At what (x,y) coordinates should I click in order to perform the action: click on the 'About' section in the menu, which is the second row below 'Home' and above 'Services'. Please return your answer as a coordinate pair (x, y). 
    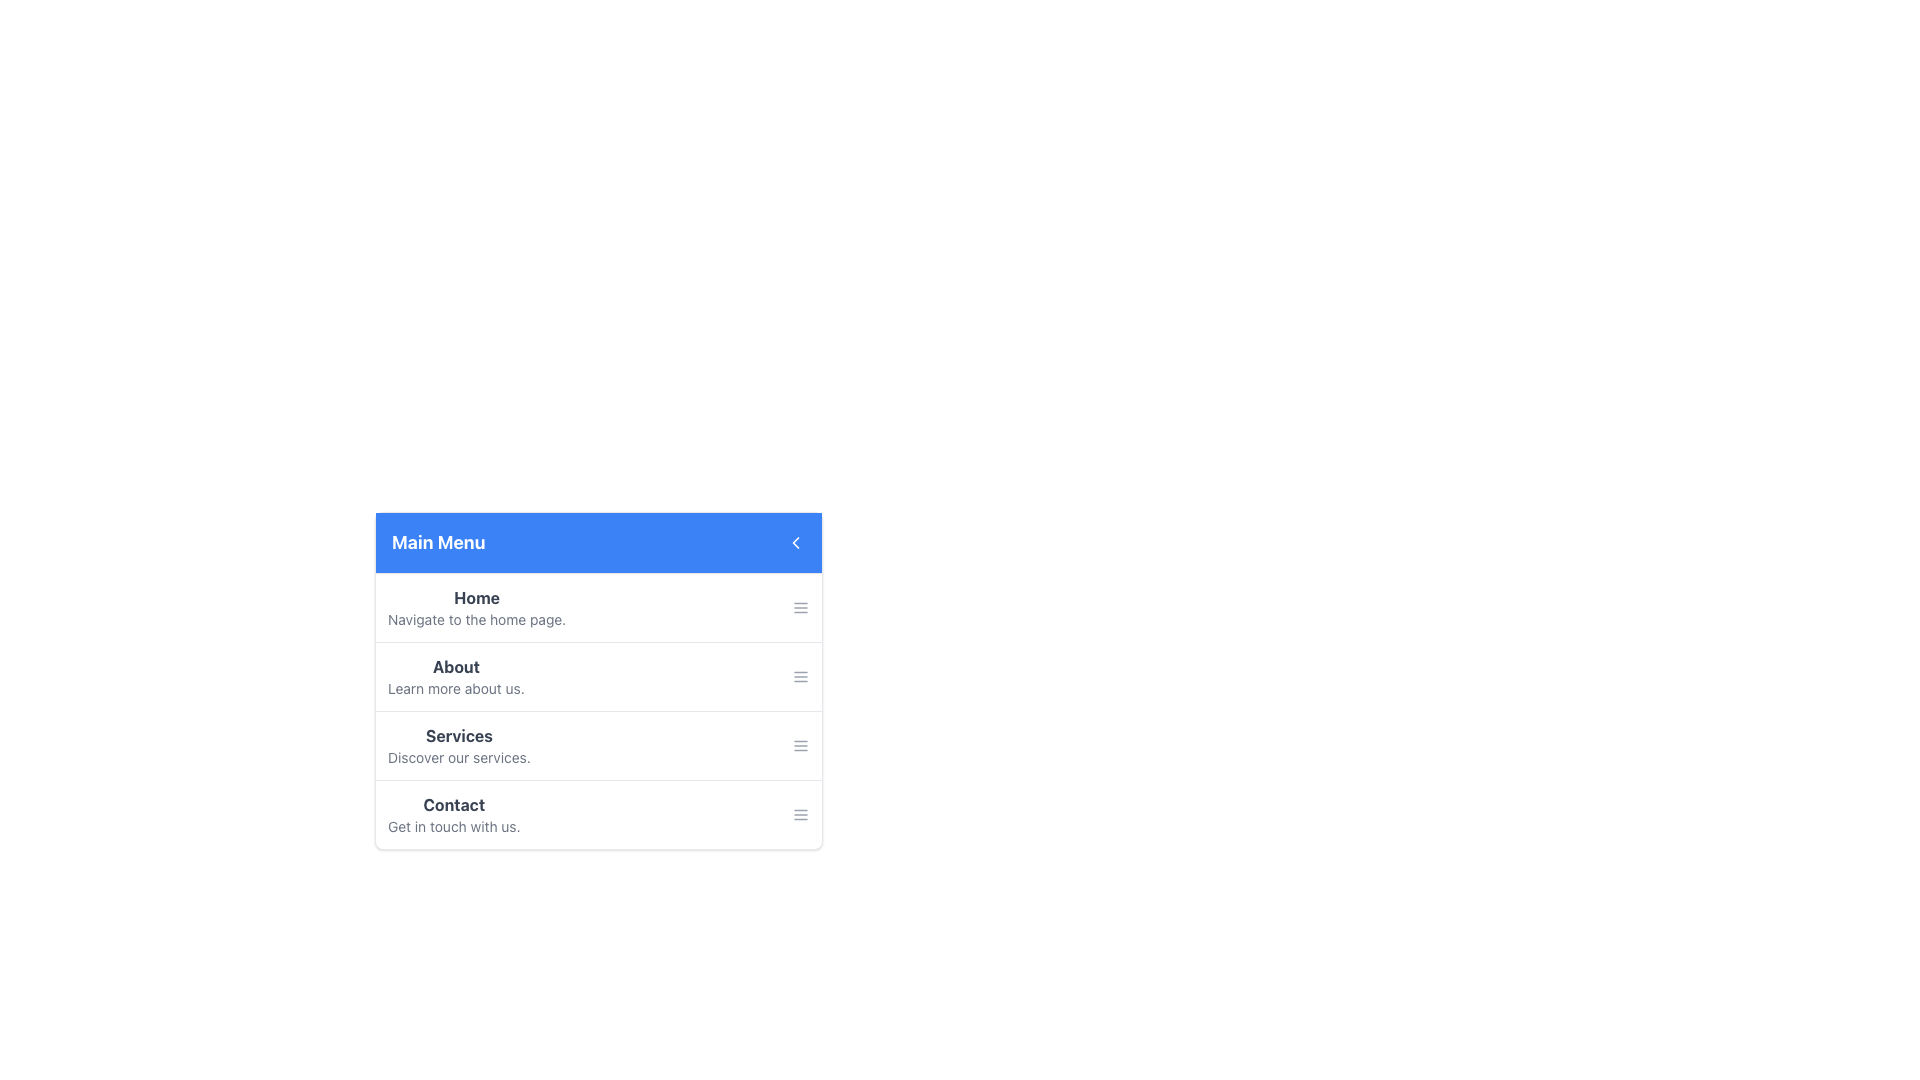
    Looking at the image, I should click on (598, 680).